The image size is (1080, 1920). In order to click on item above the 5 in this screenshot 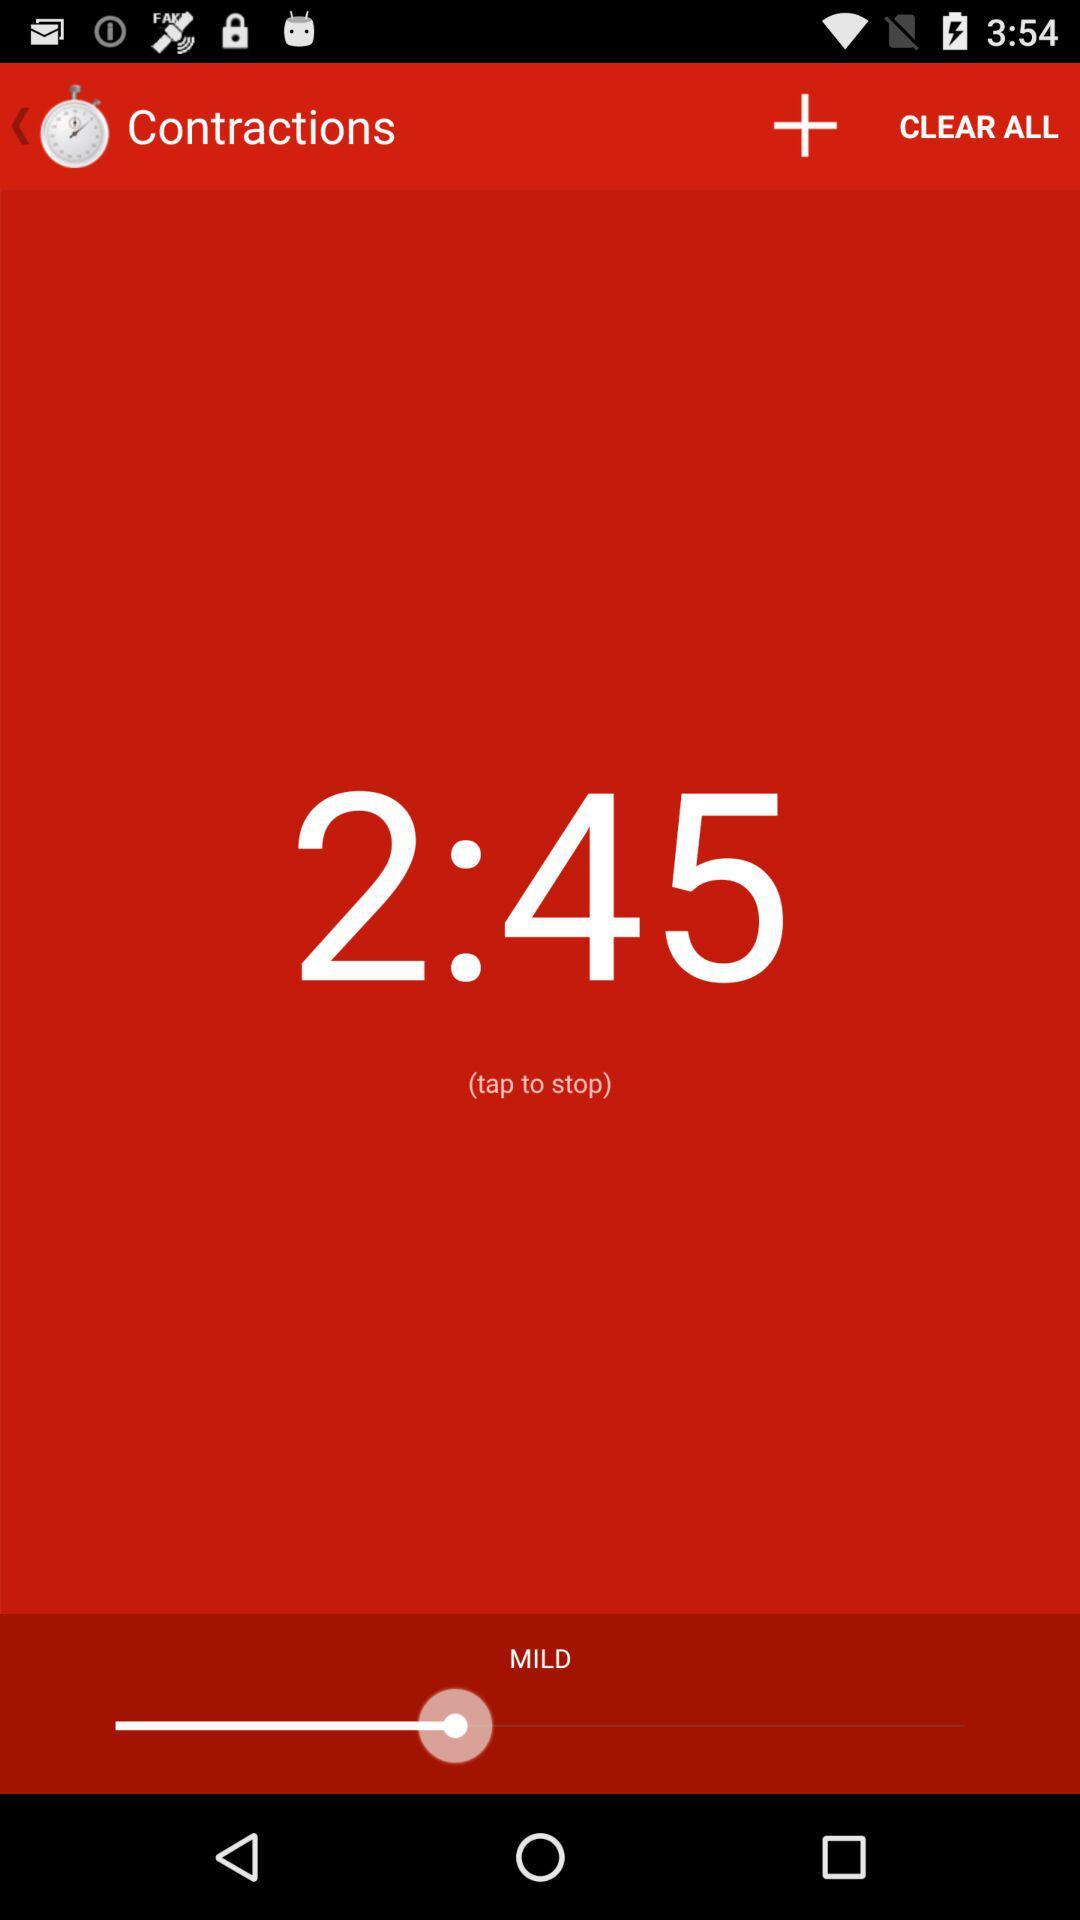, I will do `click(803, 124)`.